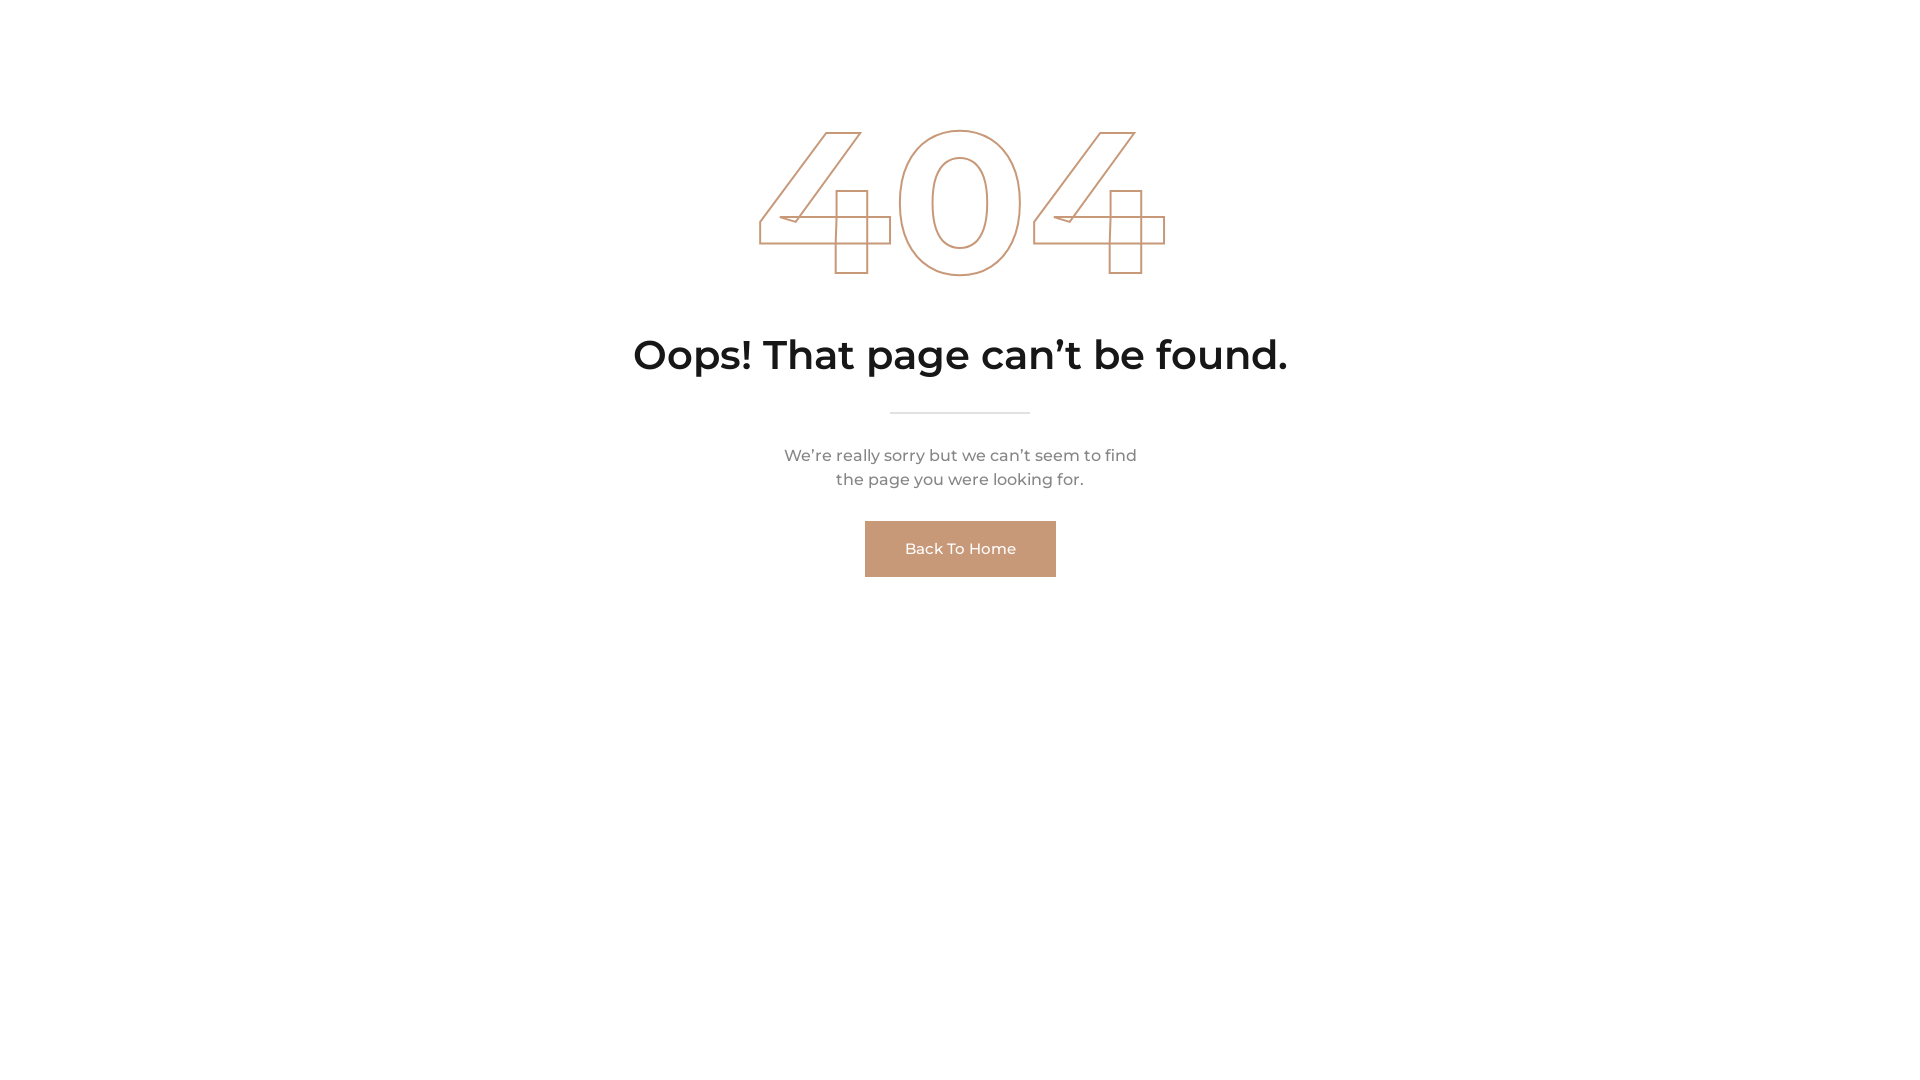 The image size is (1920, 1080). Describe the element at coordinates (864, 548) in the screenshot. I see `'Back To Home'` at that location.